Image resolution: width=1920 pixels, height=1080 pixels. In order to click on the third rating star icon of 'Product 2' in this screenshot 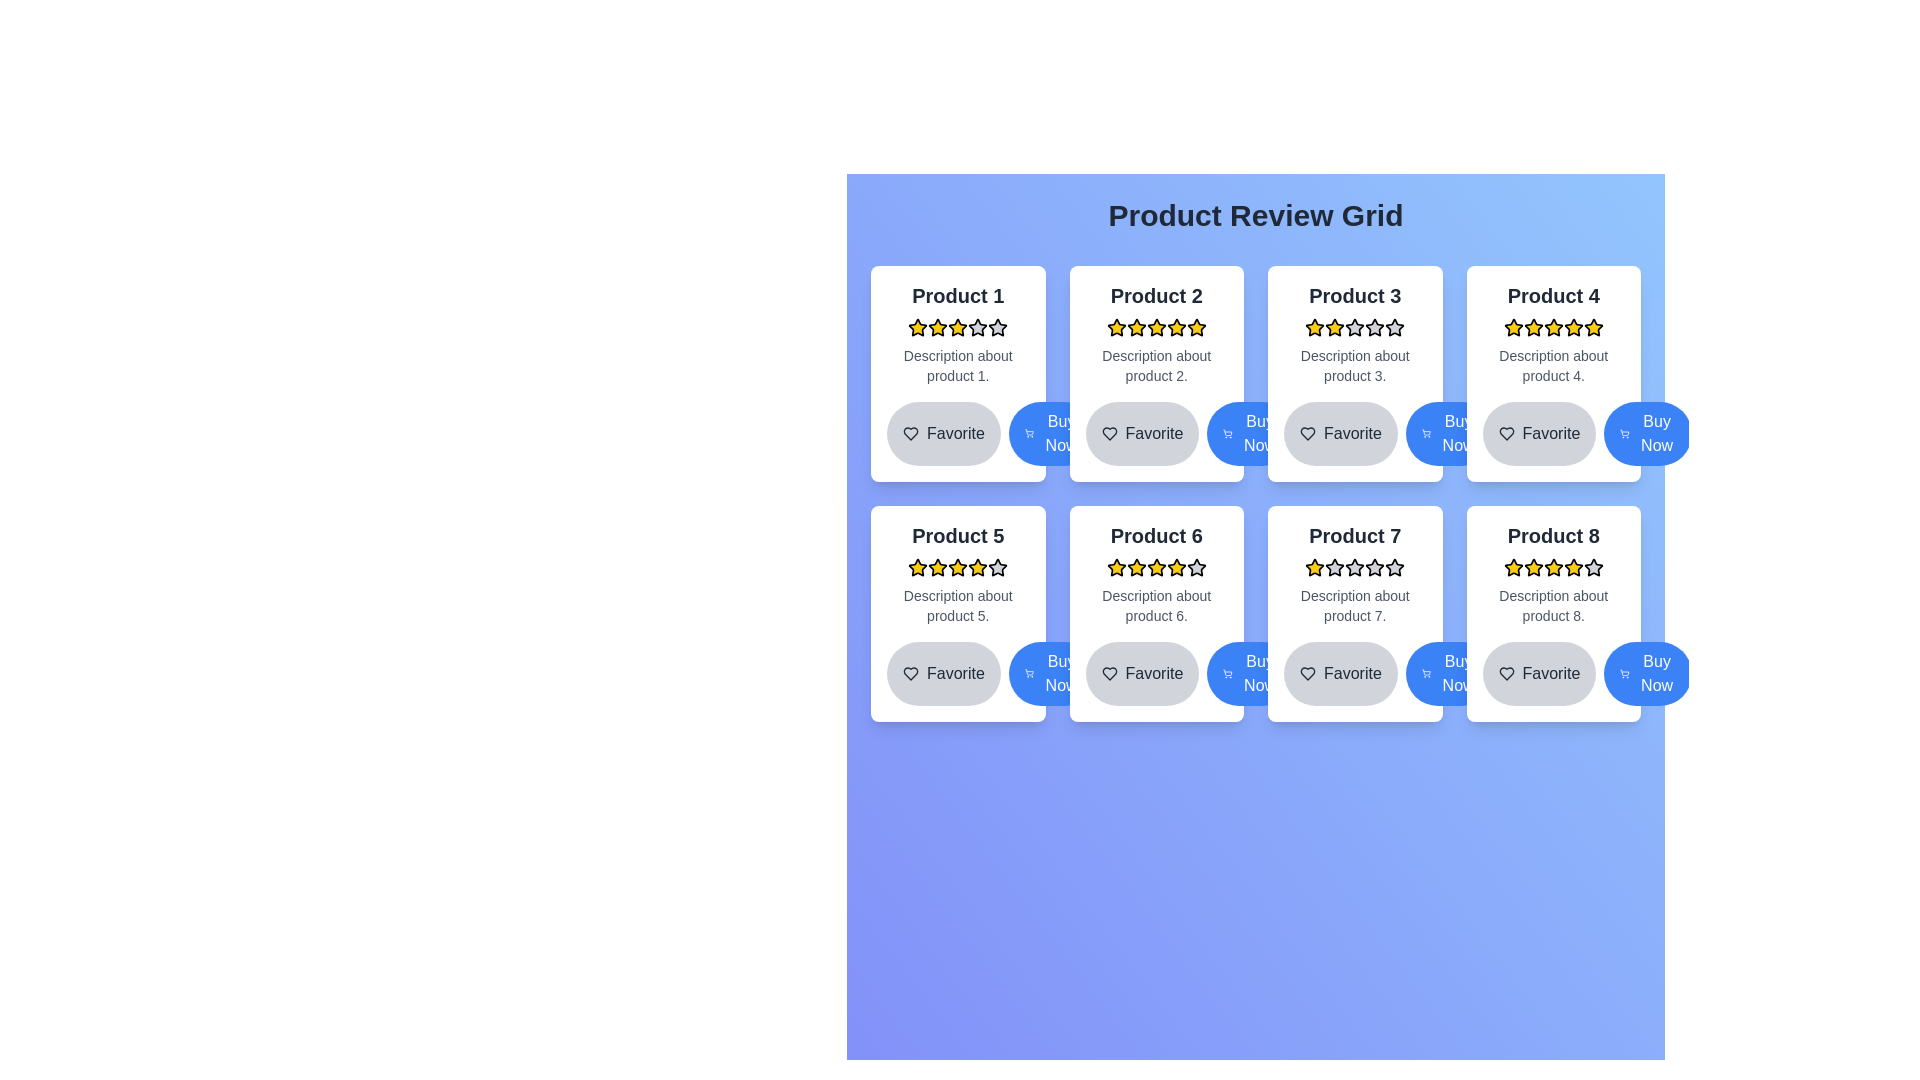, I will do `click(1176, 326)`.